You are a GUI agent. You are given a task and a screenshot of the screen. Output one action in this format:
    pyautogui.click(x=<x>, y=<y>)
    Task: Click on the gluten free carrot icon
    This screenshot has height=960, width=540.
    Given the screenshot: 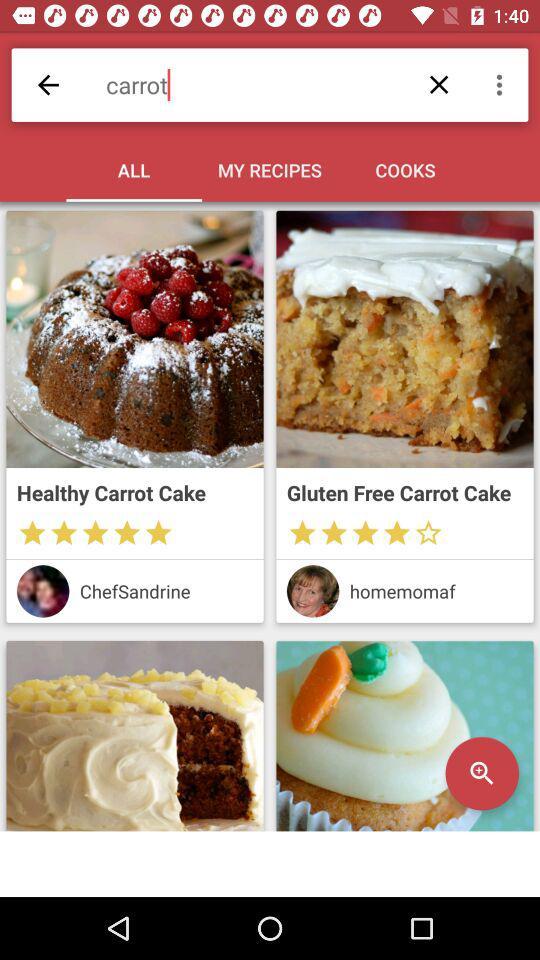 What is the action you would take?
    pyautogui.click(x=405, y=491)
    